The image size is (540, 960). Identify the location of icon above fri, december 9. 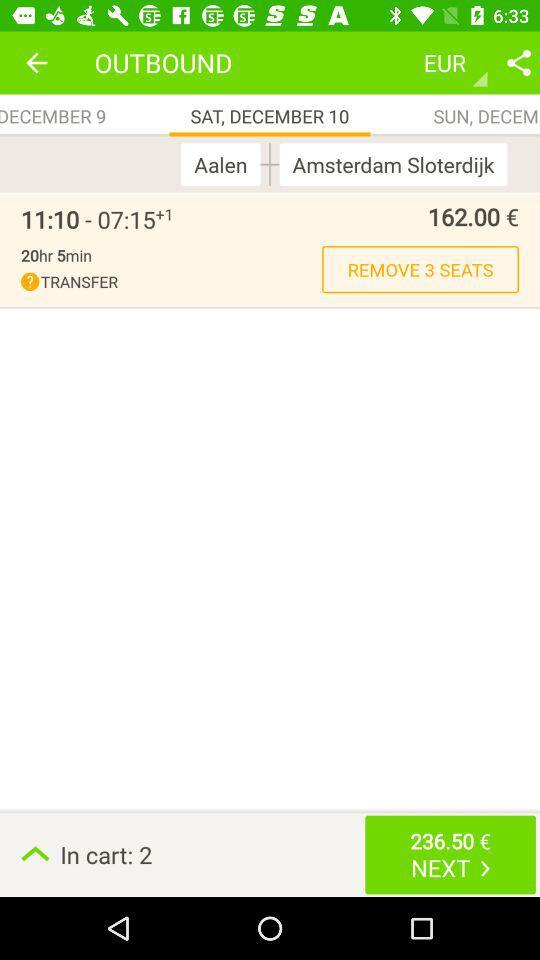
(36, 62).